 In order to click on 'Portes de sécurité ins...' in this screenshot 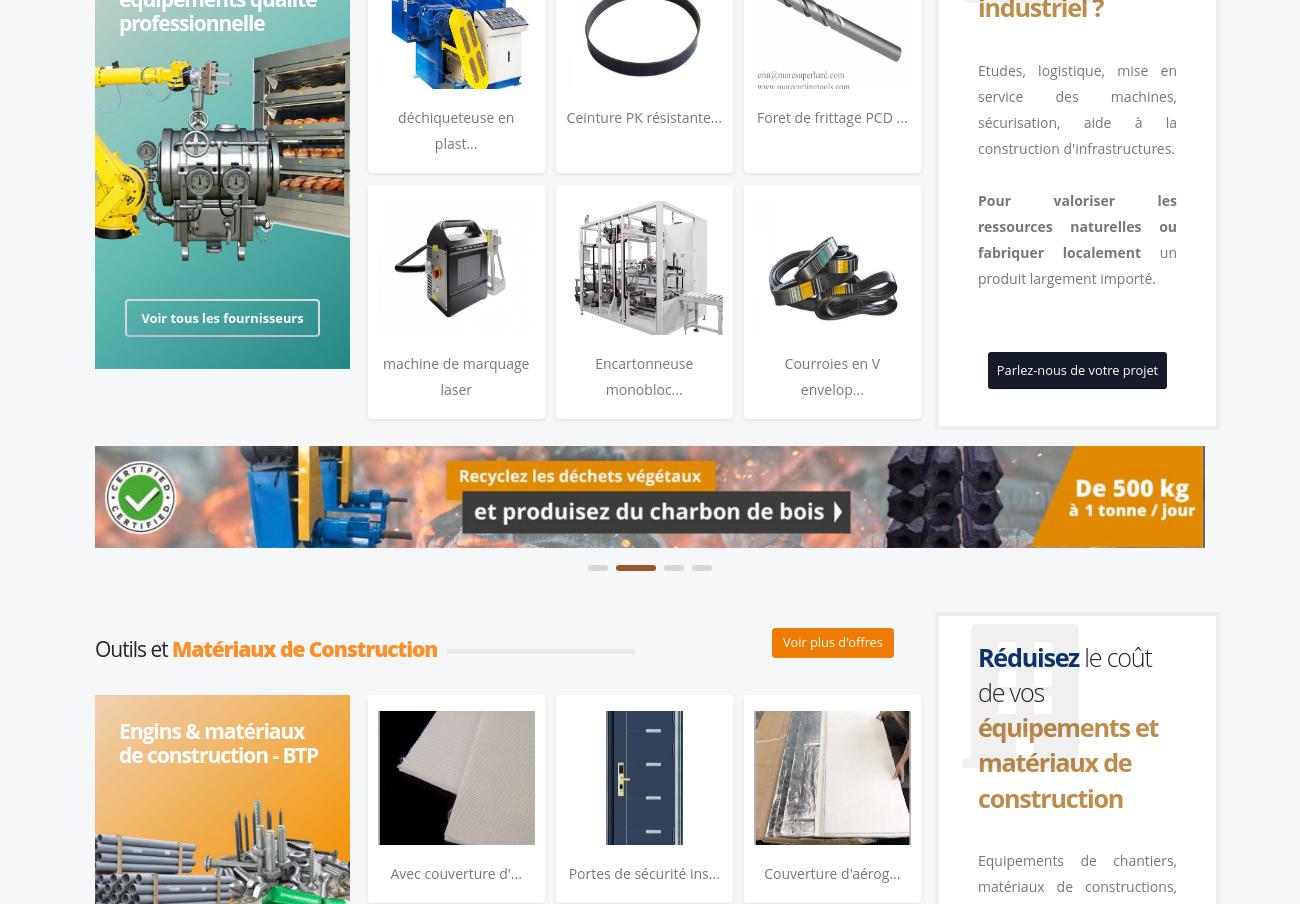, I will do `click(643, 872)`.